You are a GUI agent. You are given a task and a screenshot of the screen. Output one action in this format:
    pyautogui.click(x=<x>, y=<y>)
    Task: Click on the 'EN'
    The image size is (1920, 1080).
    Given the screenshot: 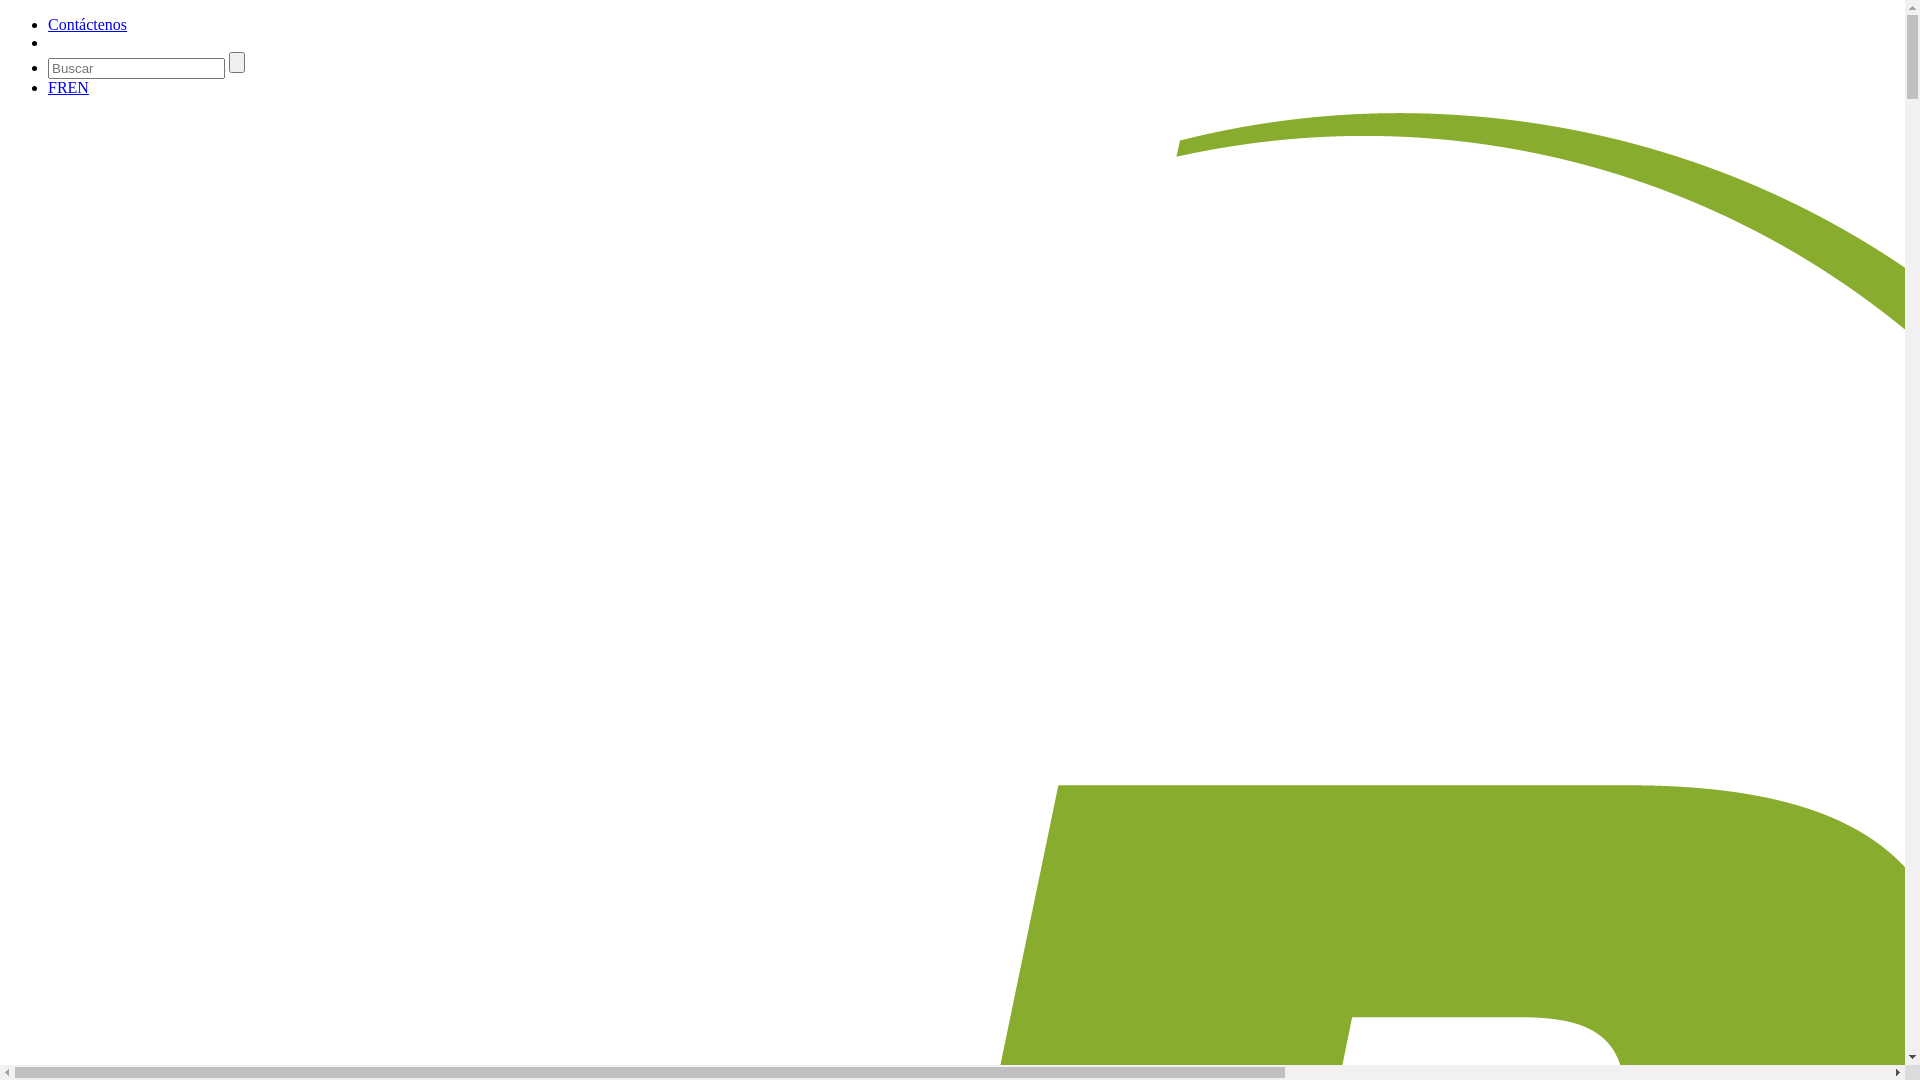 What is the action you would take?
    pyautogui.click(x=78, y=86)
    